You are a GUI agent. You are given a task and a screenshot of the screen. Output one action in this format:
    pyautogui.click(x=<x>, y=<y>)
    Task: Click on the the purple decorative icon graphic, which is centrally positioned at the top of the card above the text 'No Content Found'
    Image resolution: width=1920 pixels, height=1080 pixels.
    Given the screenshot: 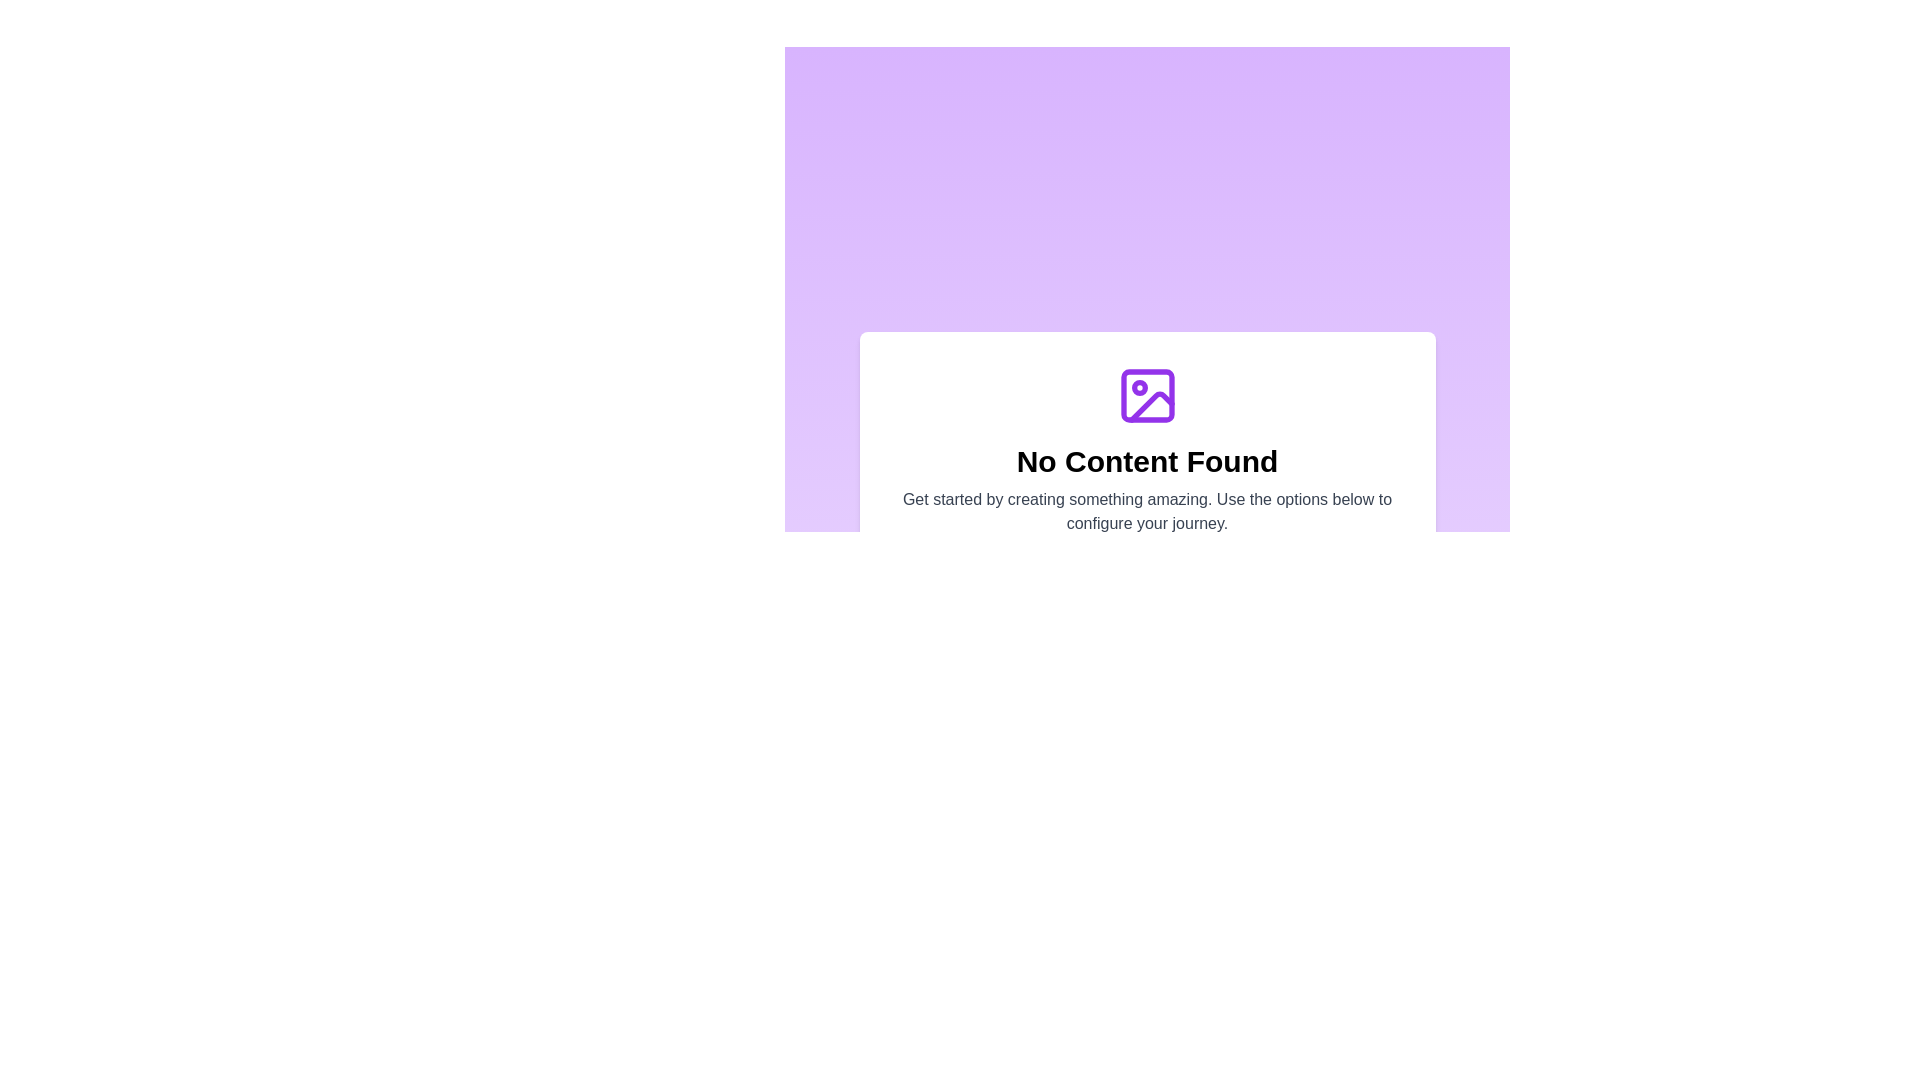 What is the action you would take?
    pyautogui.click(x=1147, y=396)
    